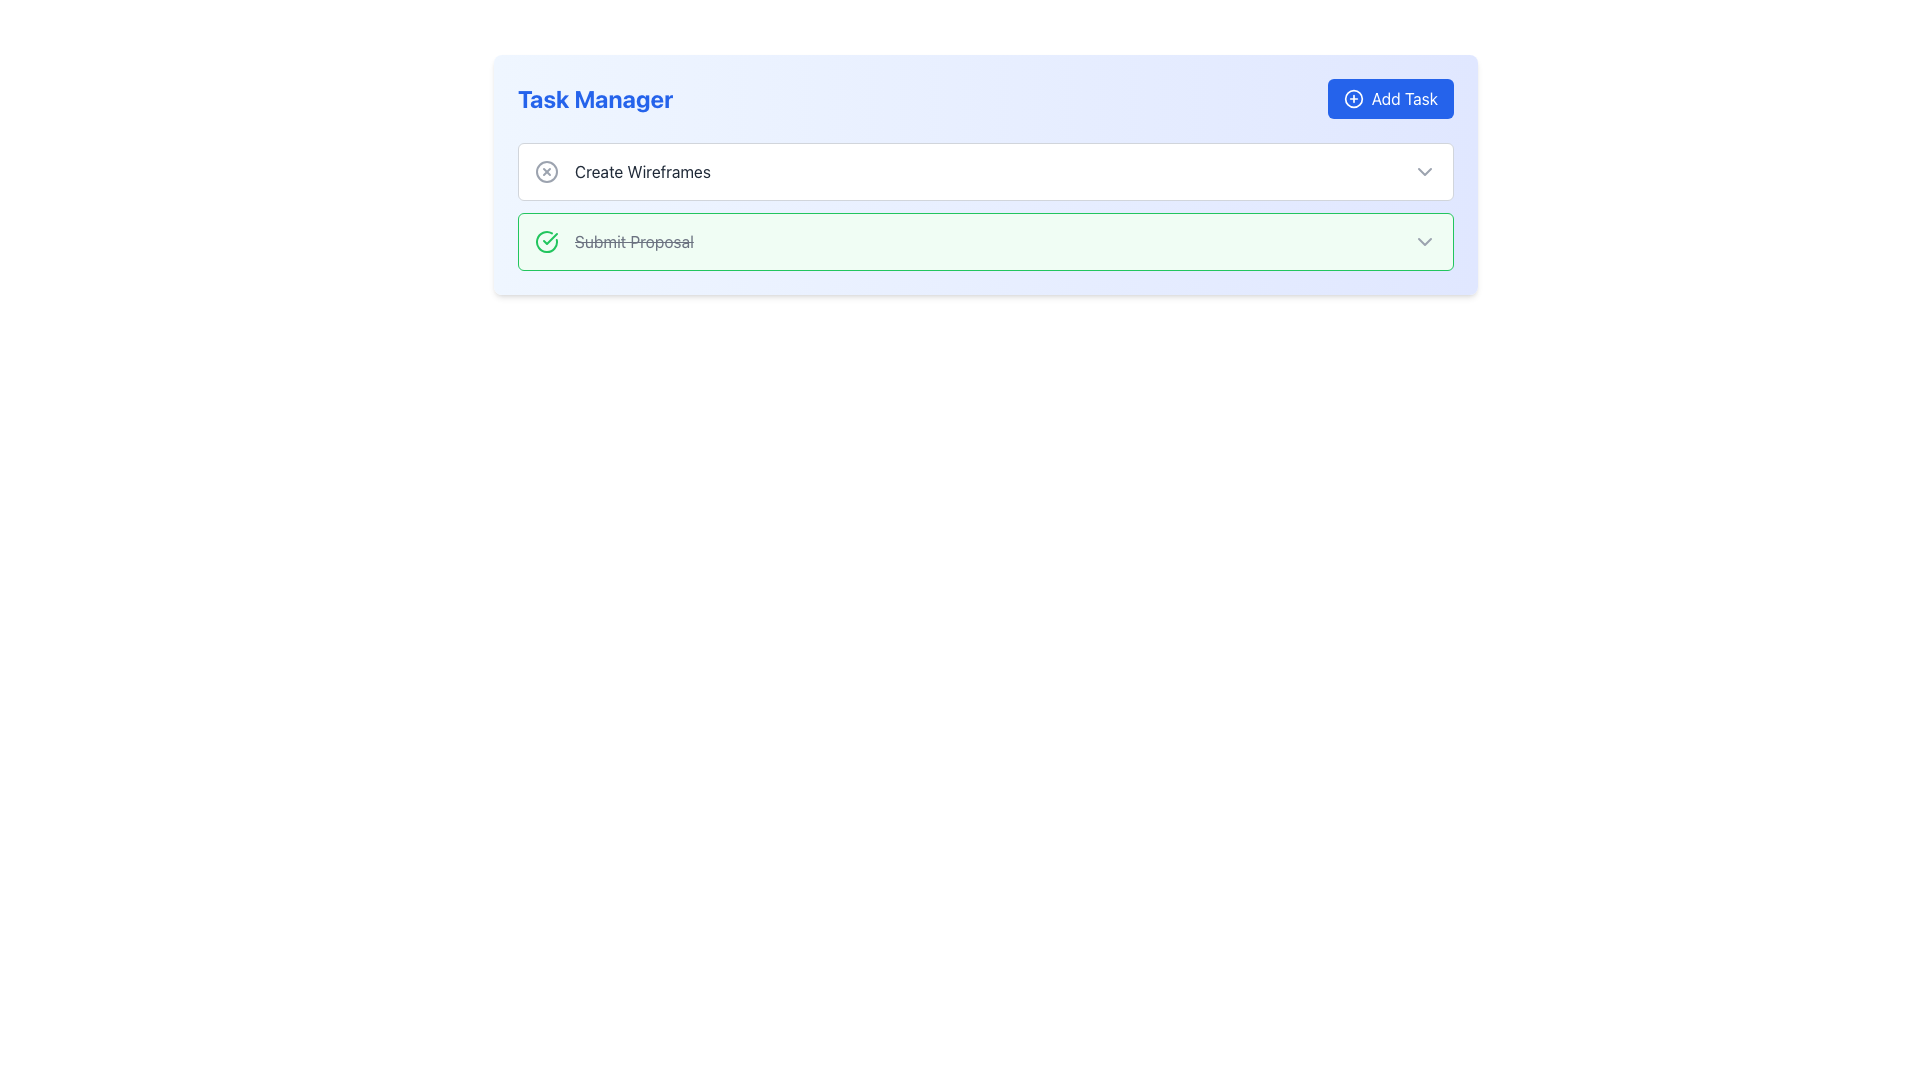  Describe the element at coordinates (550, 238) in the screenshot. I see `the smaller green checkmark icon inside the circular icon located to the left of the 'Submit Proposal' task item` at that location.